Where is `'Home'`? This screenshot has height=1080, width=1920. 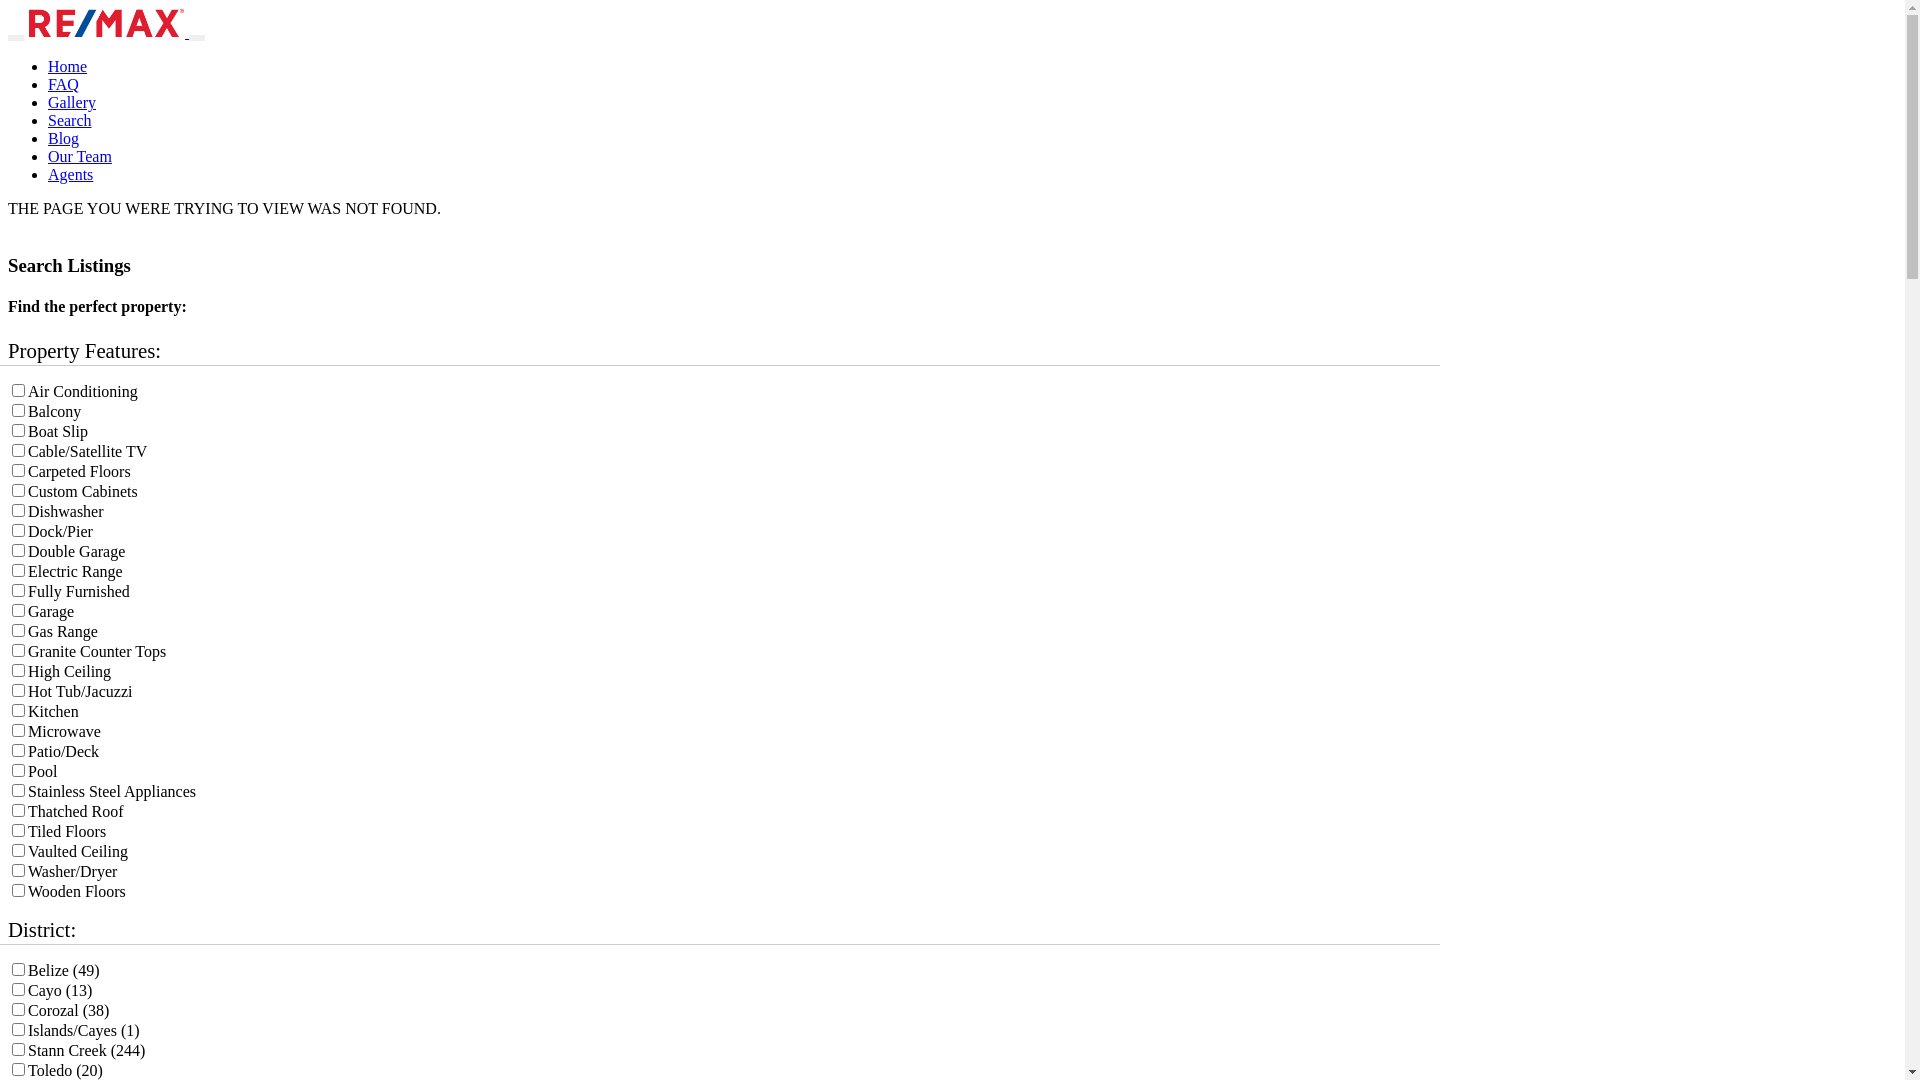 'Home' is located at coordinates (67, 65).